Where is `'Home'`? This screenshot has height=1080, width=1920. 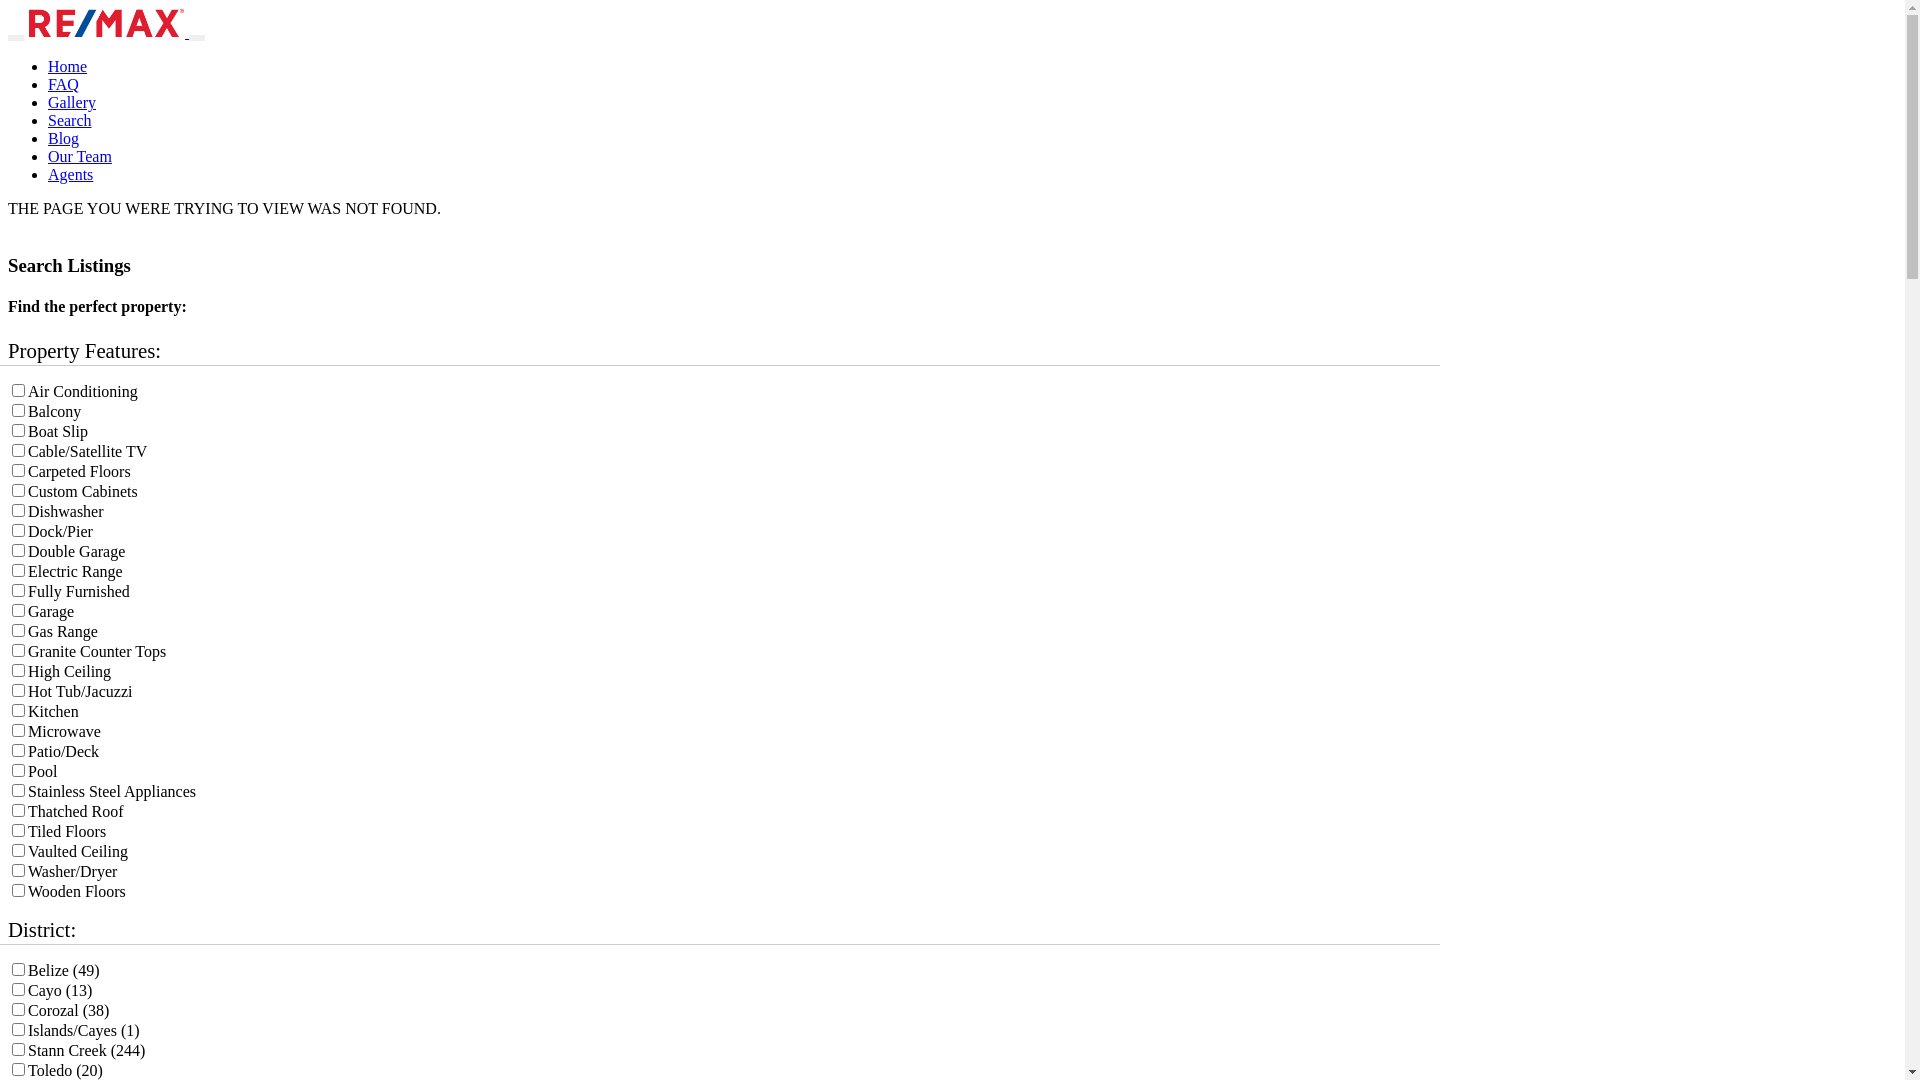 'Home' is located at coordinates (67, 65).